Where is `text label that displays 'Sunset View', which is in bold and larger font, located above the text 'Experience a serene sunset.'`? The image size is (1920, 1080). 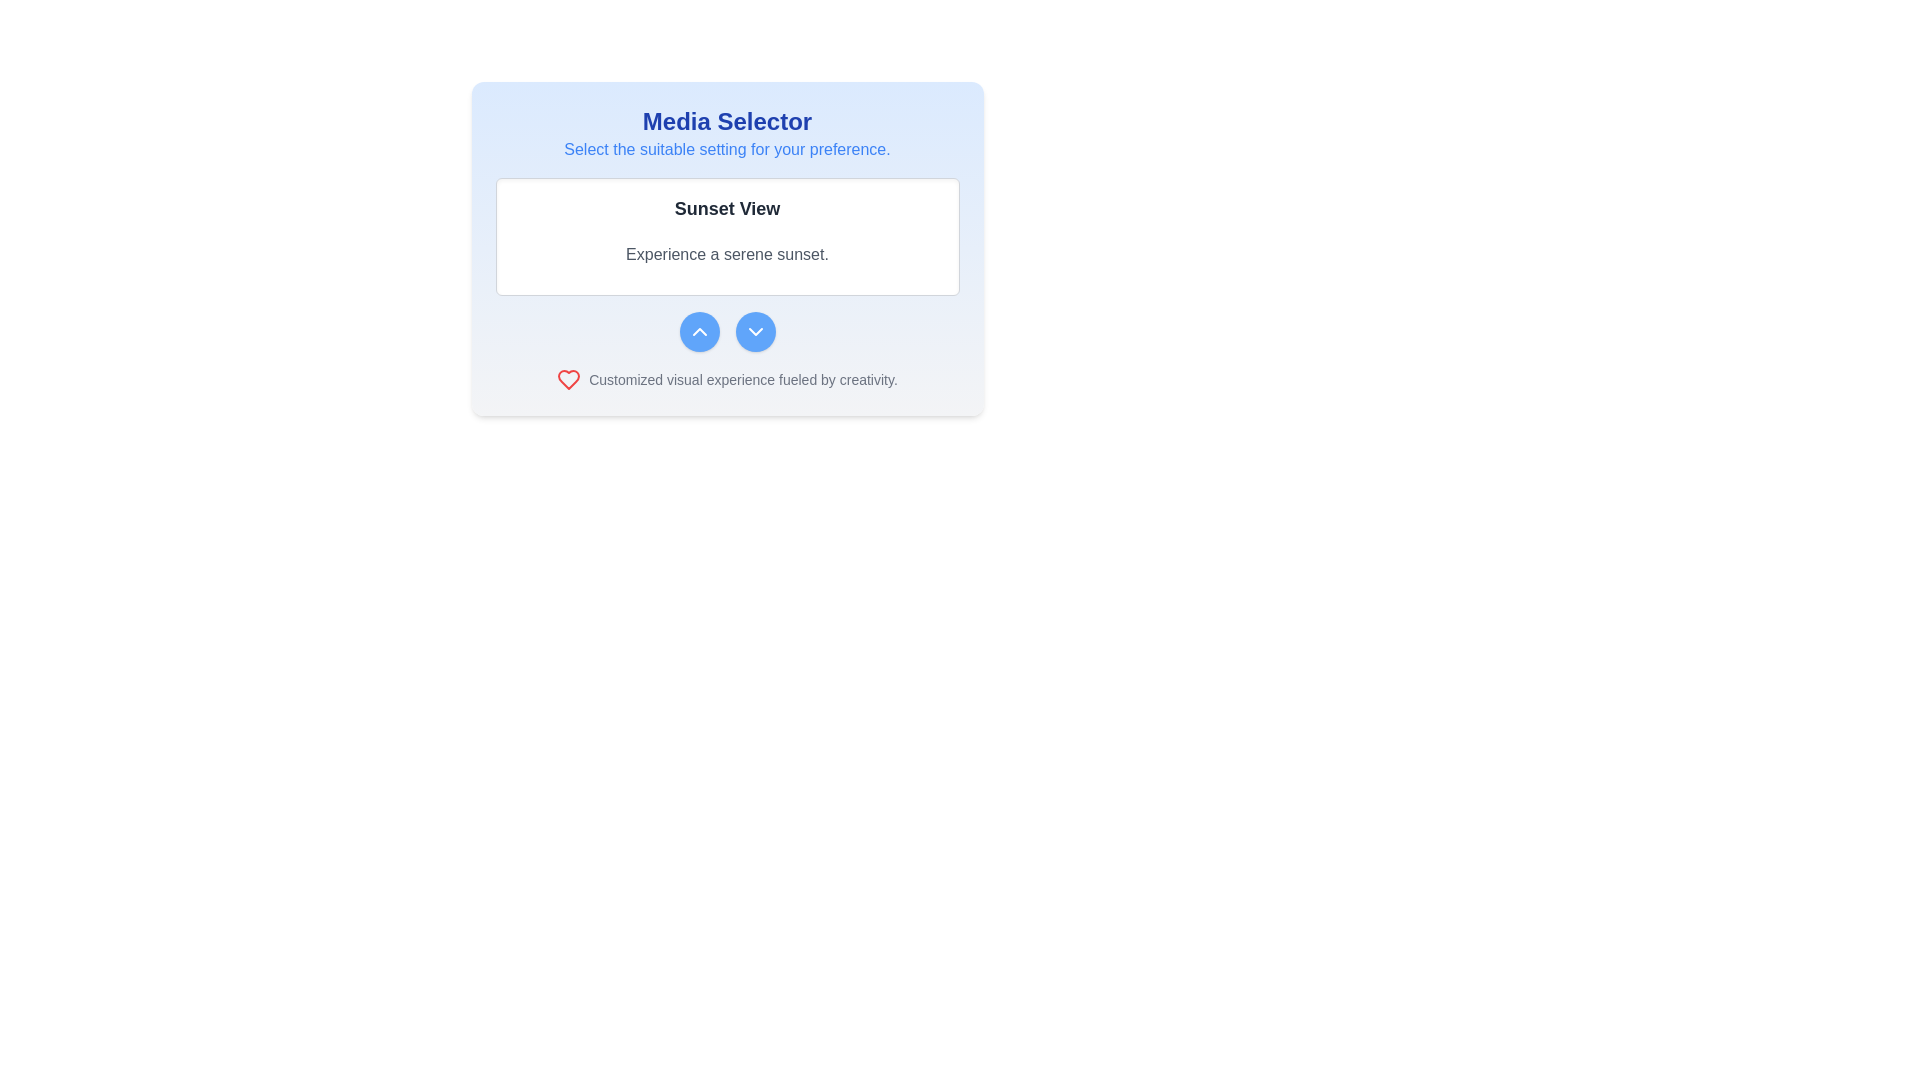
text label that displays 'Sunset View', which is in bold and larger font, located above the text 'Experience a serene sunset.' is located at coordinates (726, 208).